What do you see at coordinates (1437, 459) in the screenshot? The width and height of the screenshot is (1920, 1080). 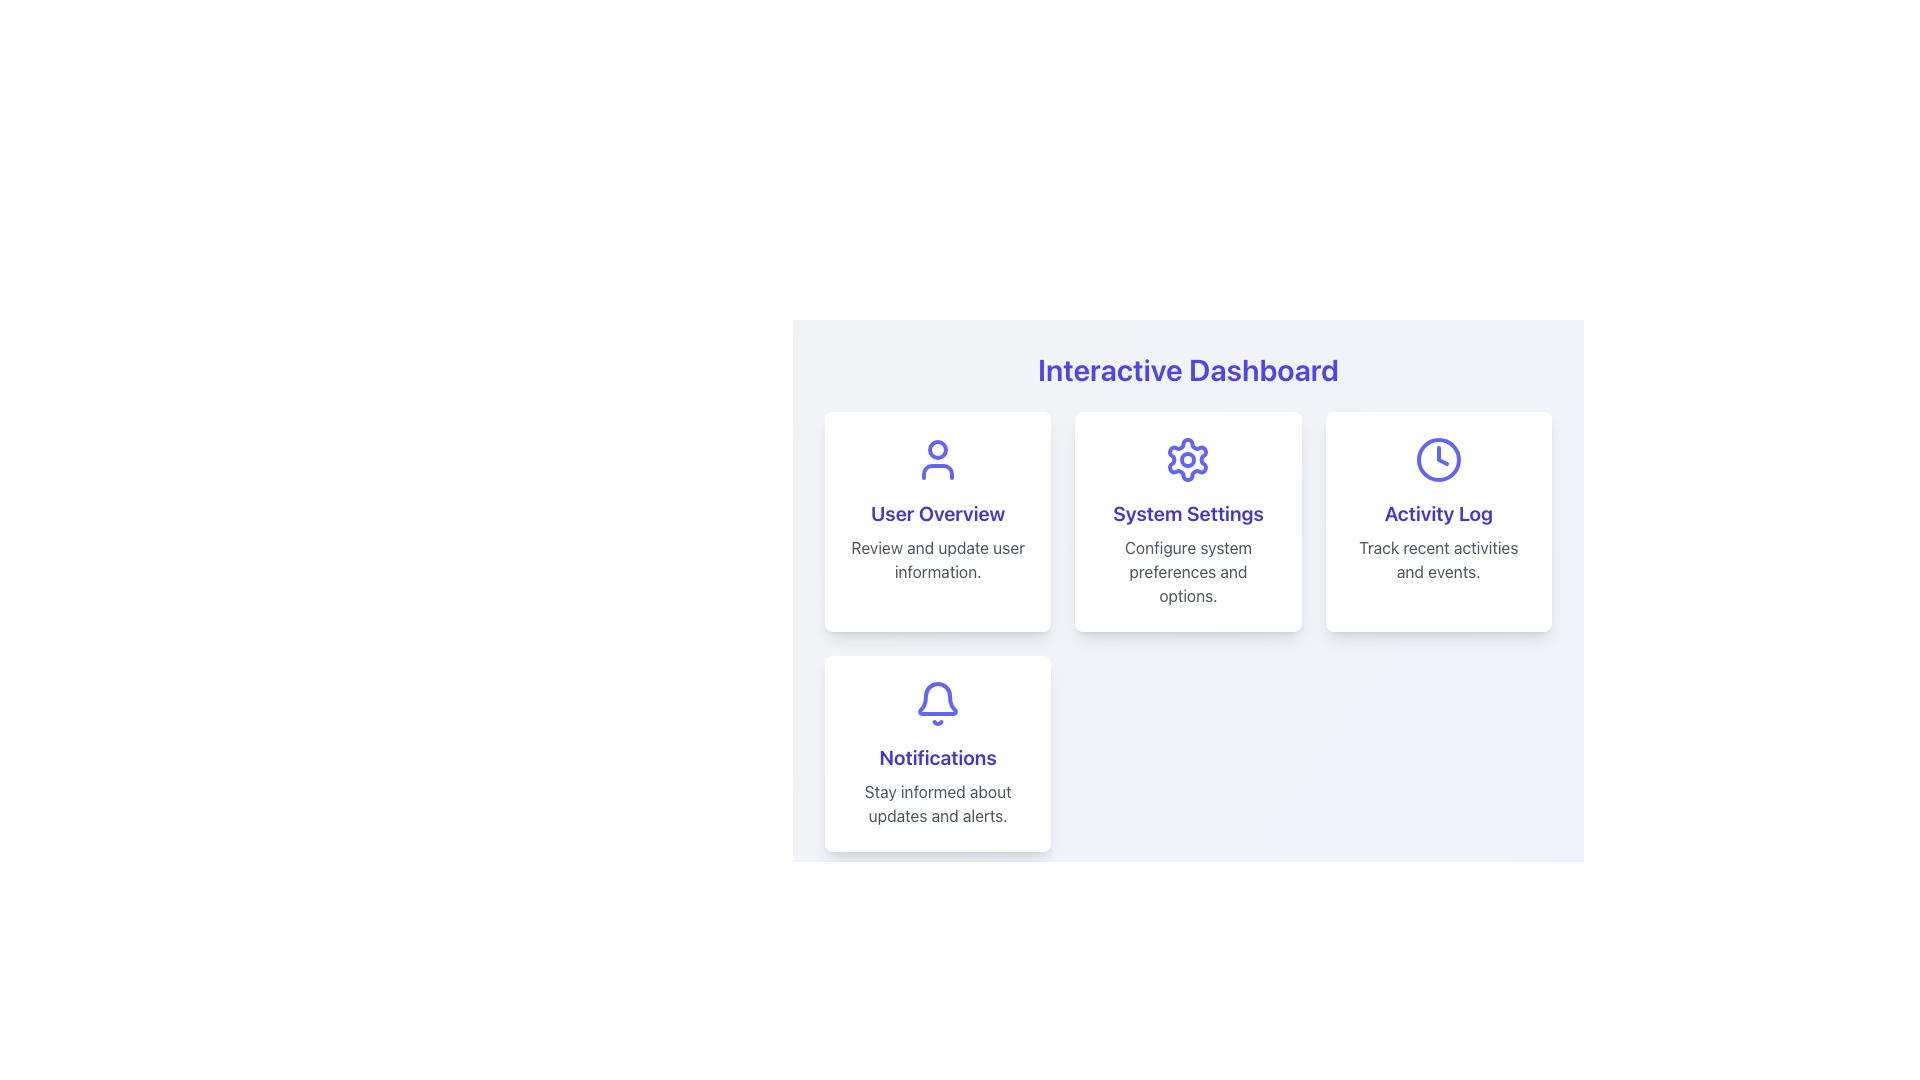 I see `the circular clock icon representing the 'Activity Log' feature, which is located in the top-right tile of the layout grid` at bounding box center [1437, 459].